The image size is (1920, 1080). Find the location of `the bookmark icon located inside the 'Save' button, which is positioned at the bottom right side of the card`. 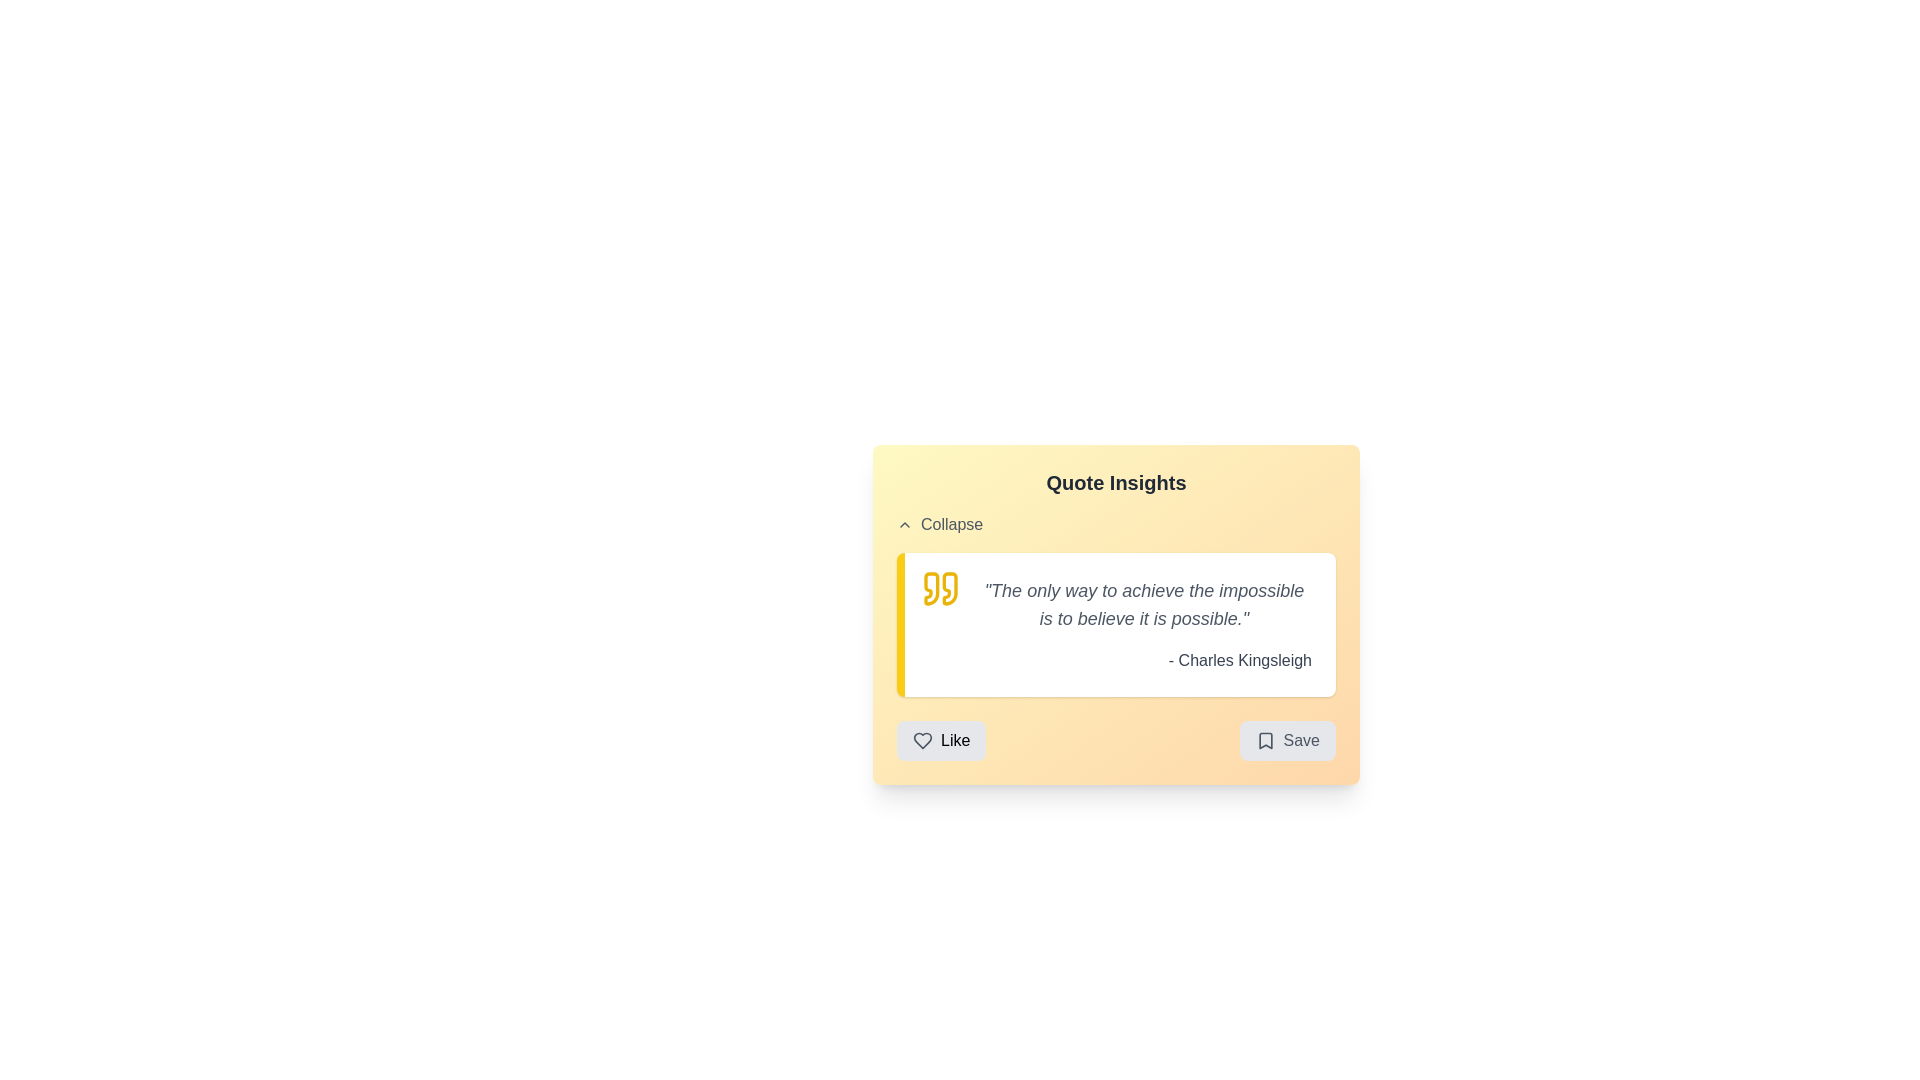

the bookmark icon located inside the 'Save' button, which is positioned at the bottom right side of the card is located at coordinates (1264, 740).